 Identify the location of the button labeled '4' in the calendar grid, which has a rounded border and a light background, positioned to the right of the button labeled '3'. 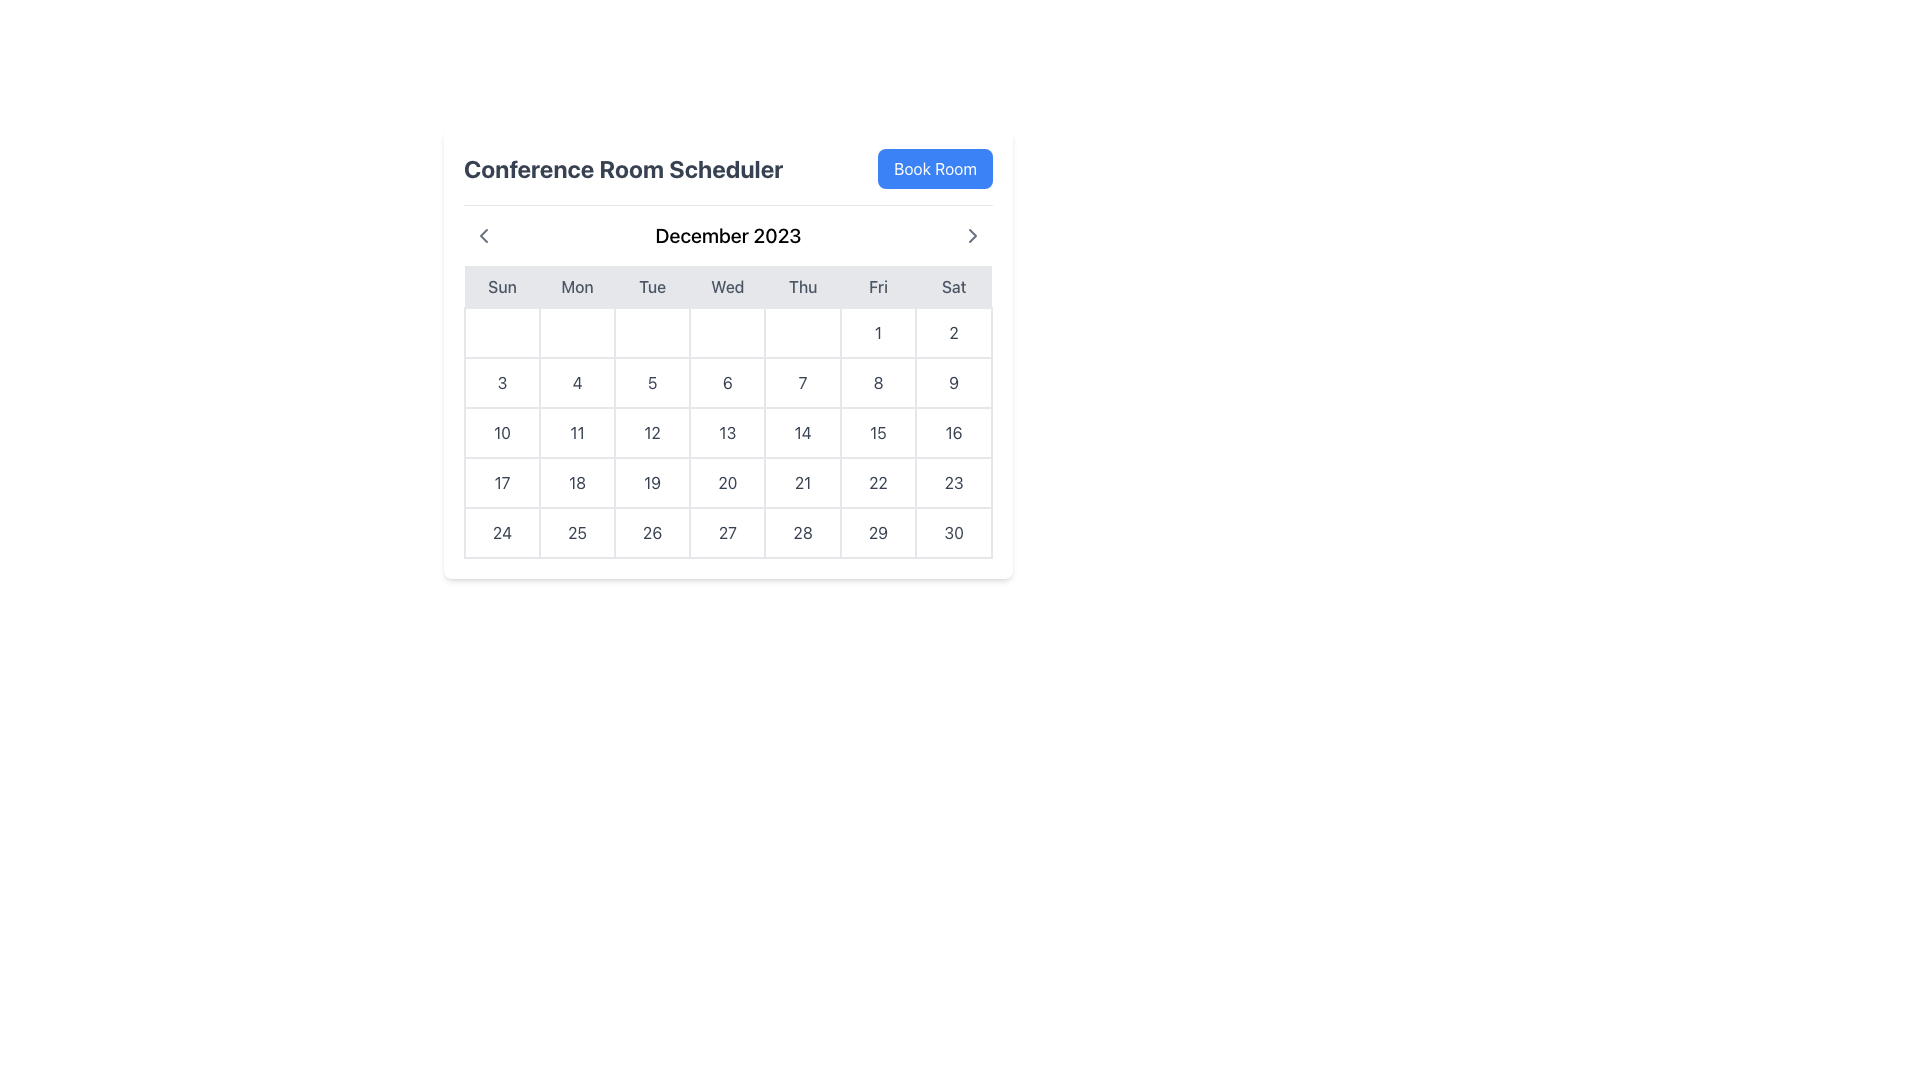
(576, 382).